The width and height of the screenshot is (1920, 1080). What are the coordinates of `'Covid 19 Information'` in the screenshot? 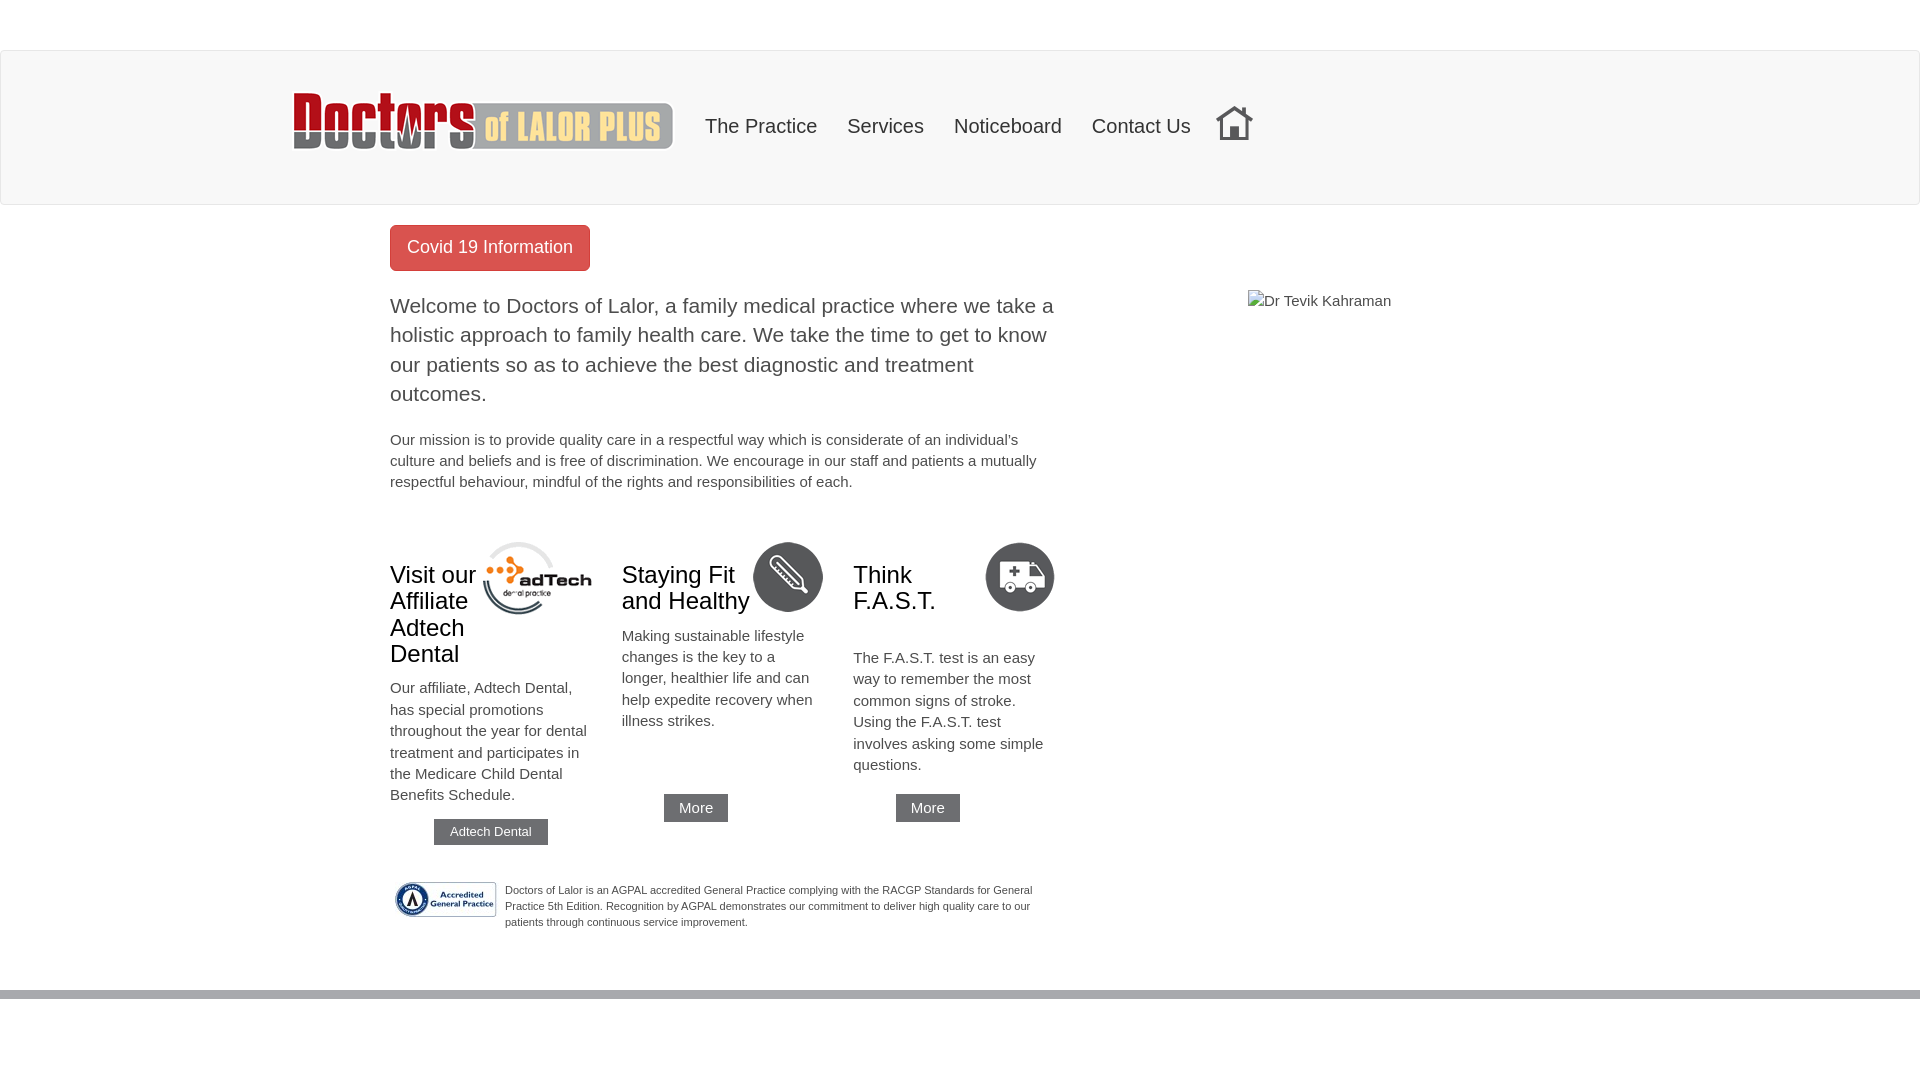 It's located at (389, 246).